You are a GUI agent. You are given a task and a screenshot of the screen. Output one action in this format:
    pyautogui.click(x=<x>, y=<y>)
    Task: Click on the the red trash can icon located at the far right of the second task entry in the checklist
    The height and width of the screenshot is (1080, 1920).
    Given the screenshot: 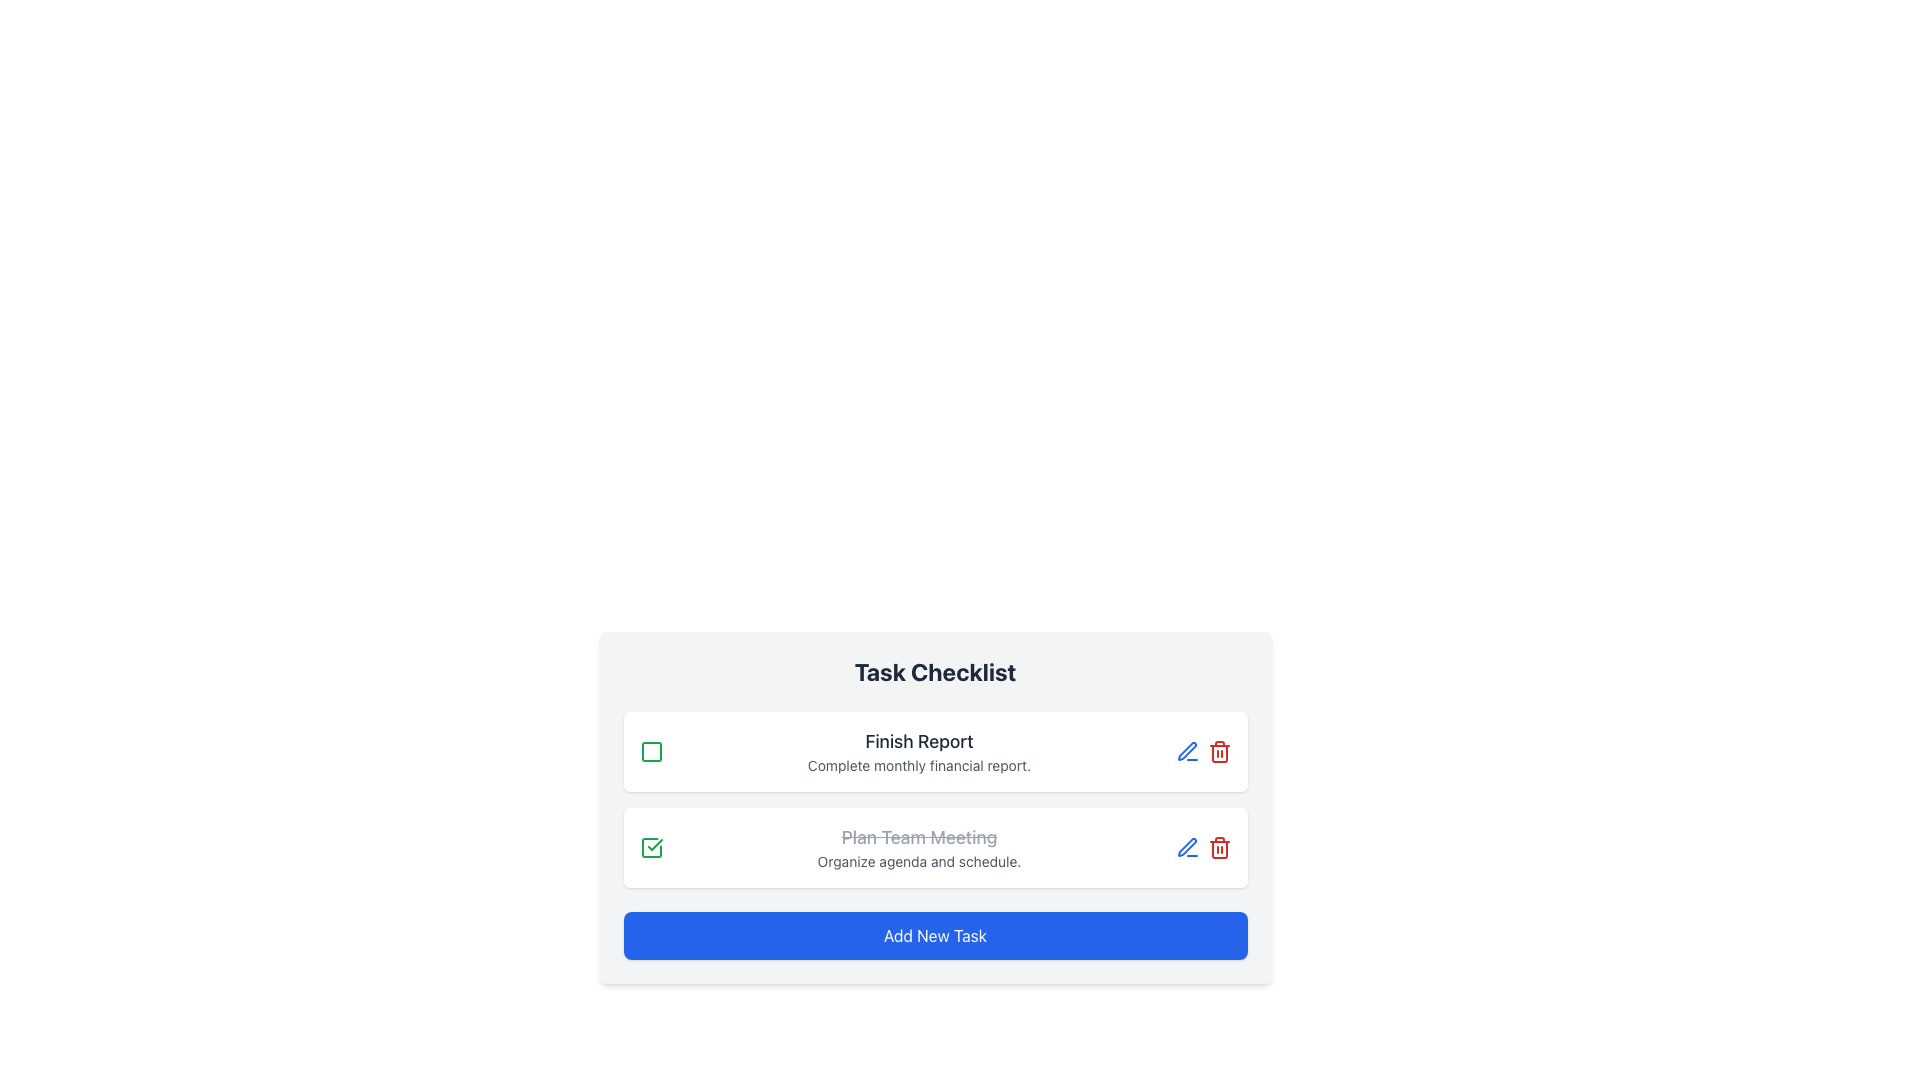 What is the action you would take?
    pyautogui.click(x=1218, y=848)
    